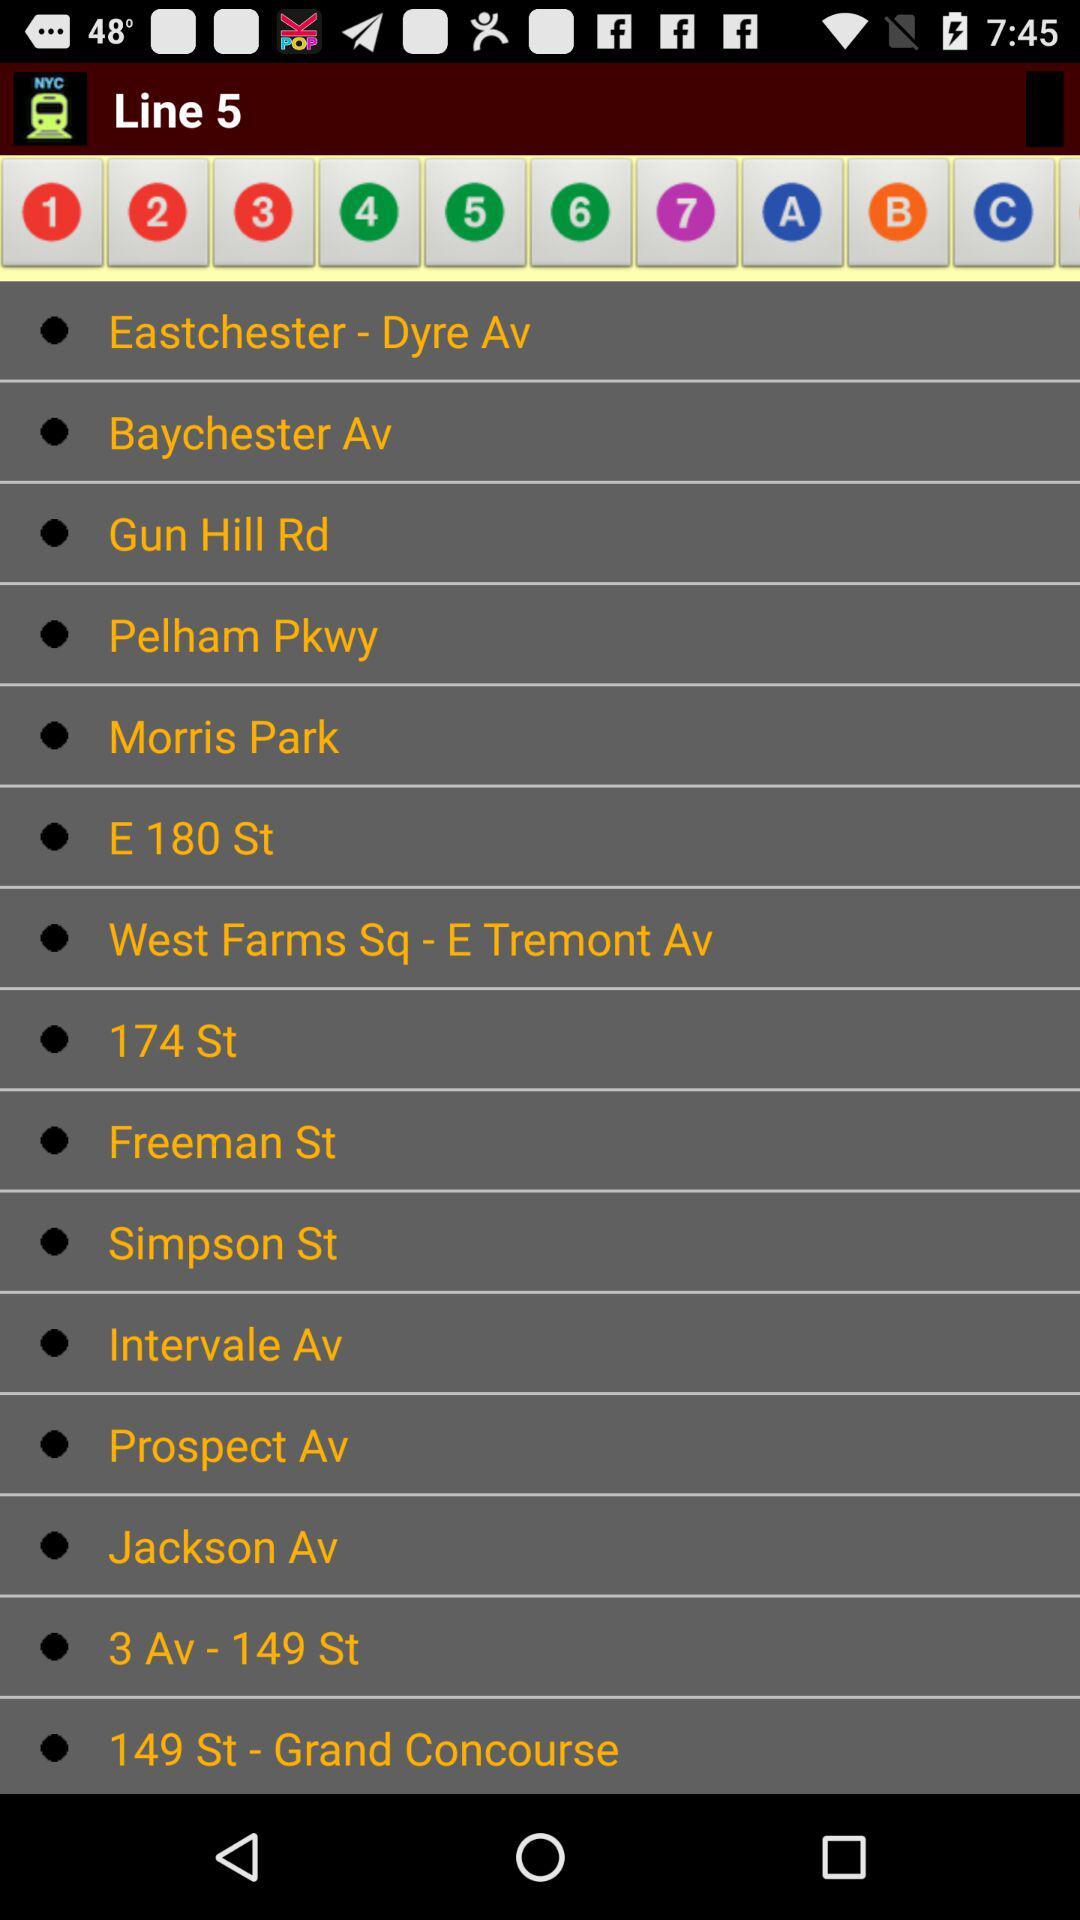 The height and width of the screenshot is (1920, 1080). Describe the element at coordinates (1004, 233) in the screenshot. I see `the add icon` at that location.